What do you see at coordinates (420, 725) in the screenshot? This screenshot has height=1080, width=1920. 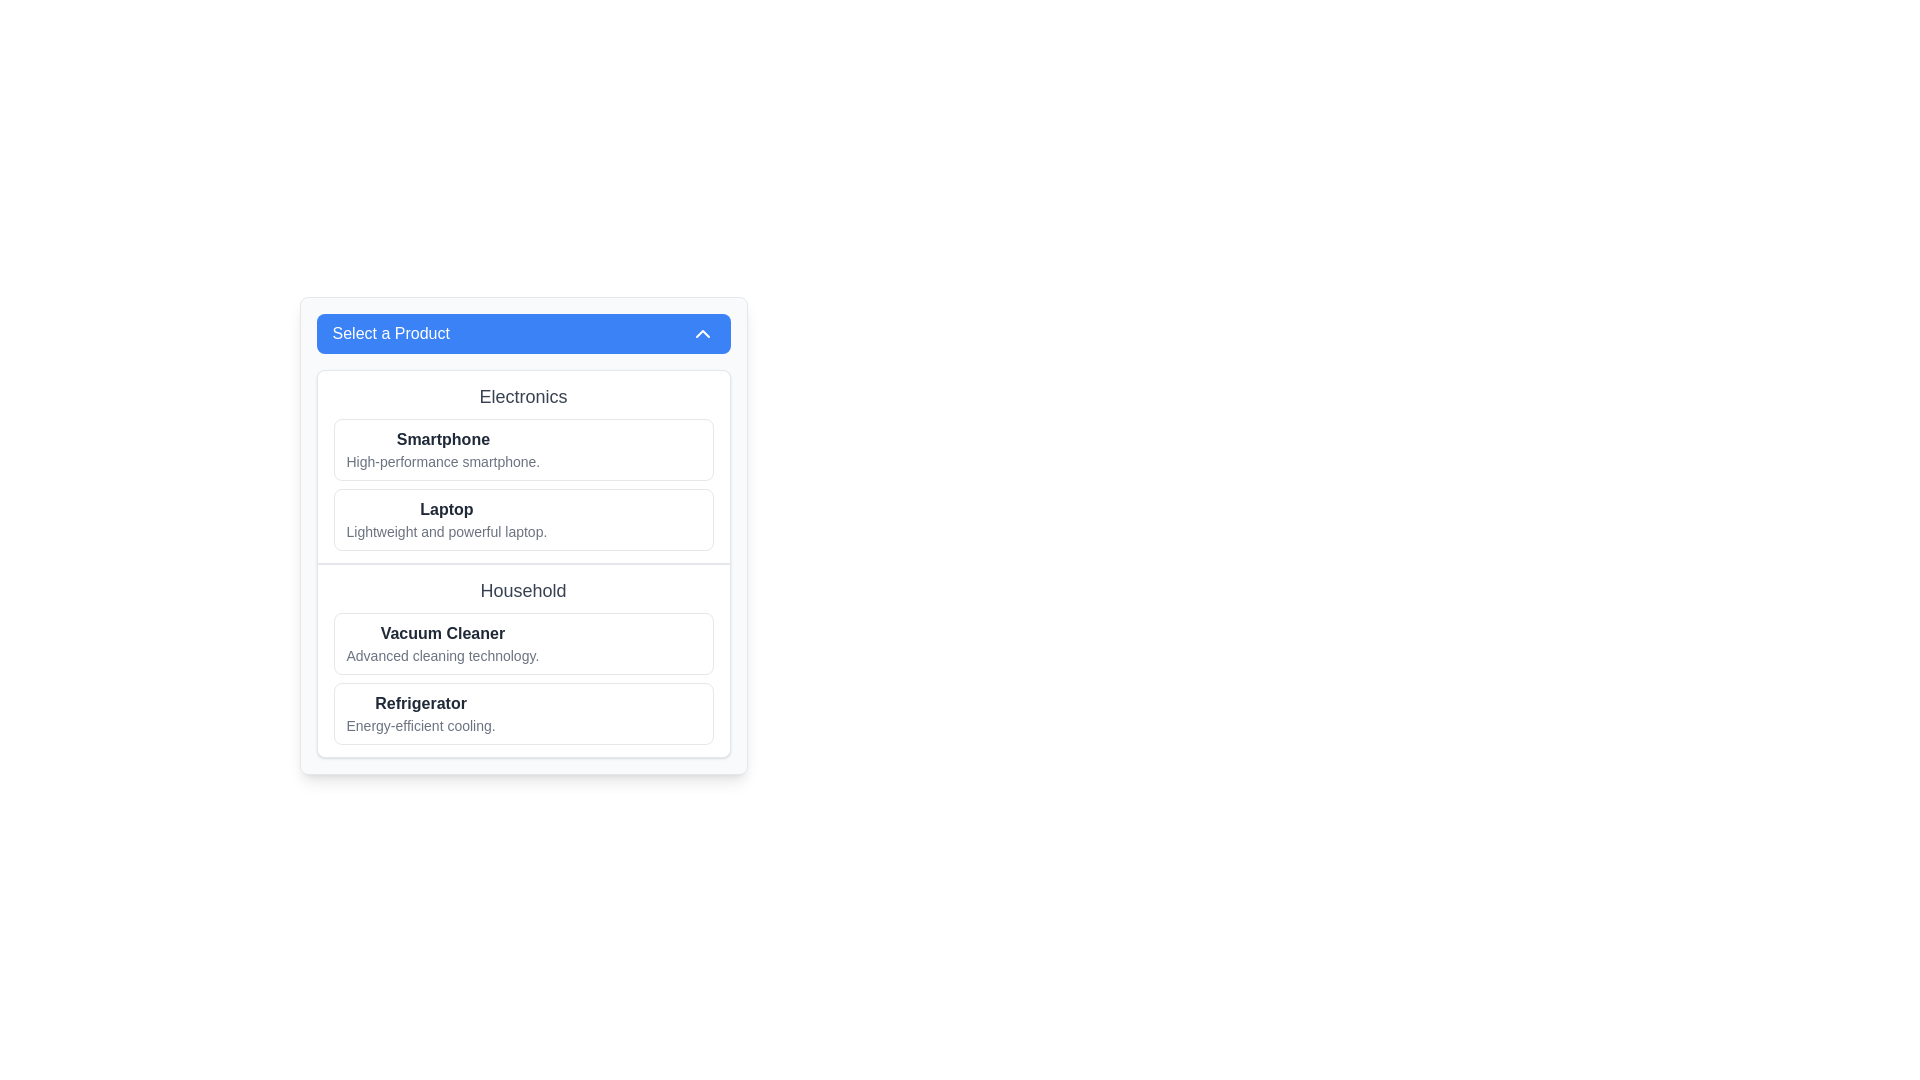 I see `the text label providing additional information about the 'Refrigerator' item, which is located directly below the bold title 'Refrigerator' in the 'Household' category` at bounding box center [420, 725].